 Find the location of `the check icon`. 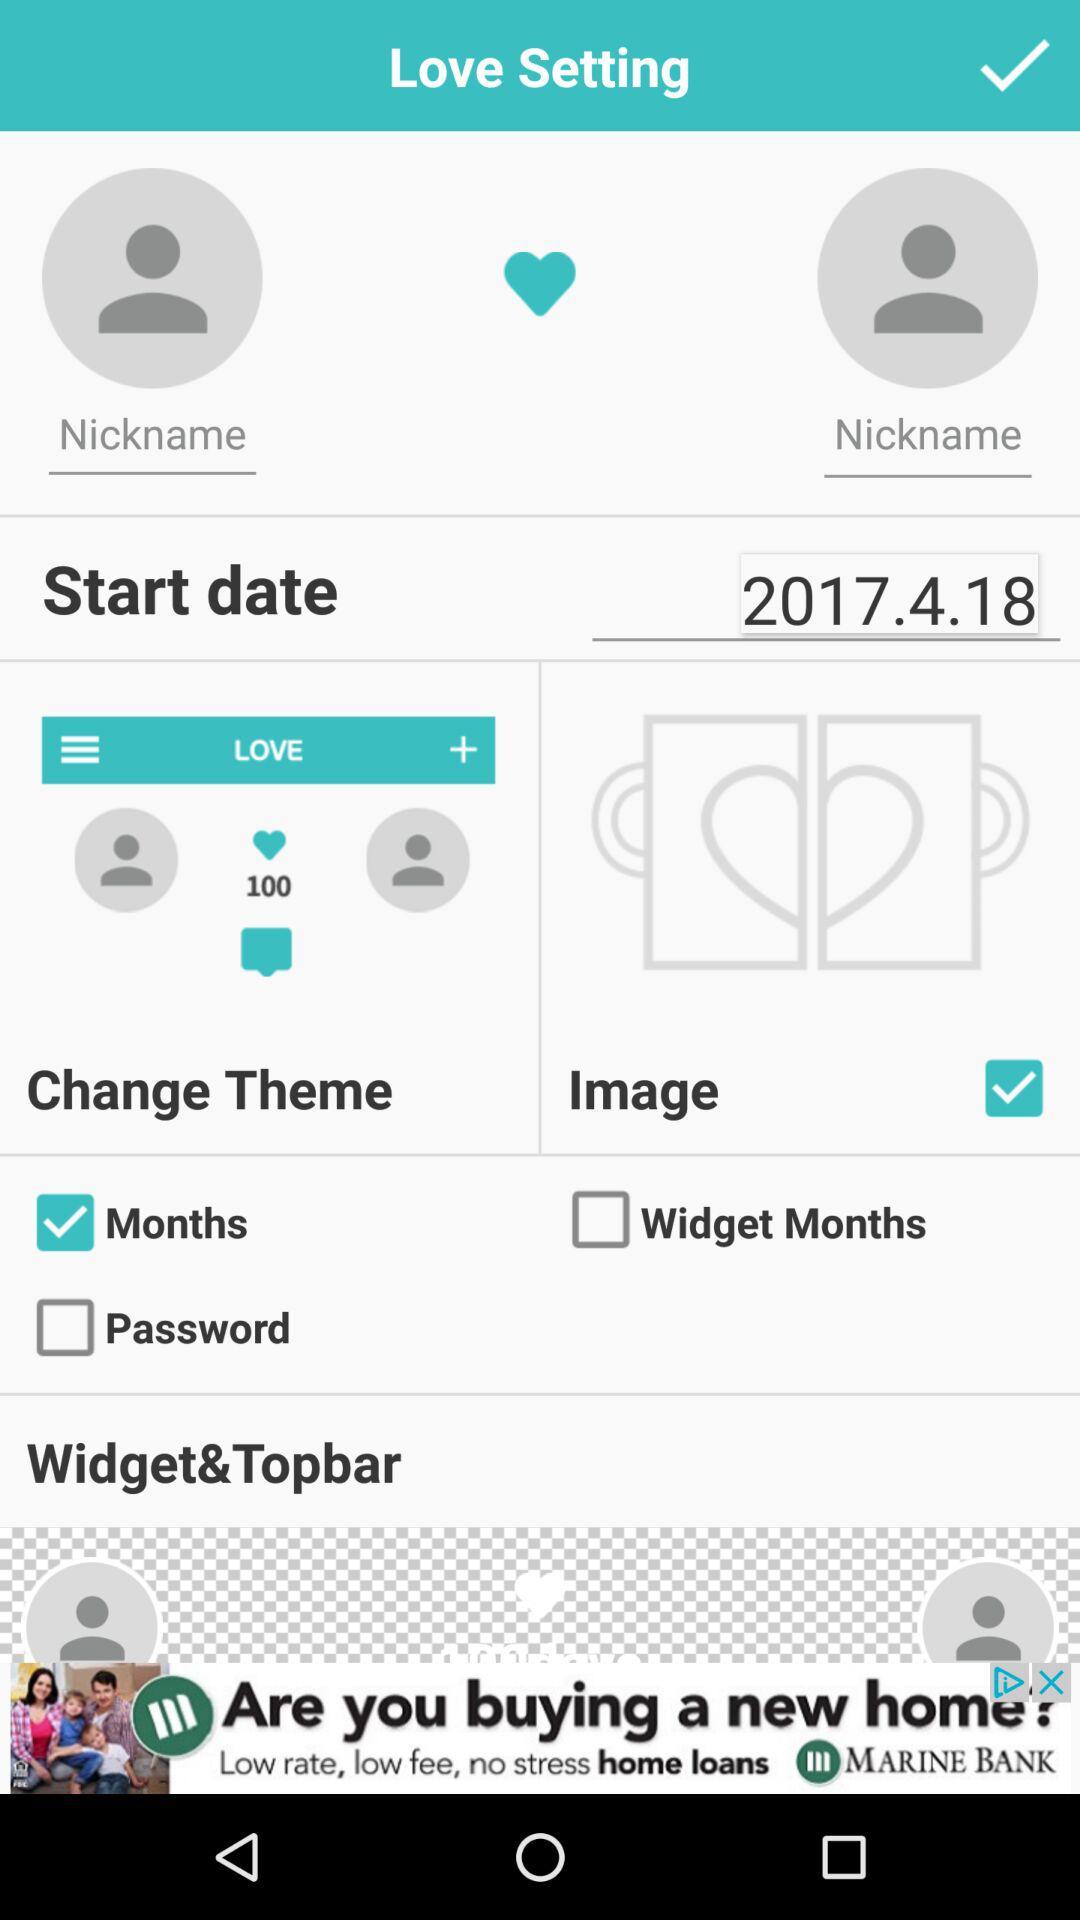

the check icon is located at coordinates (64, 1307).